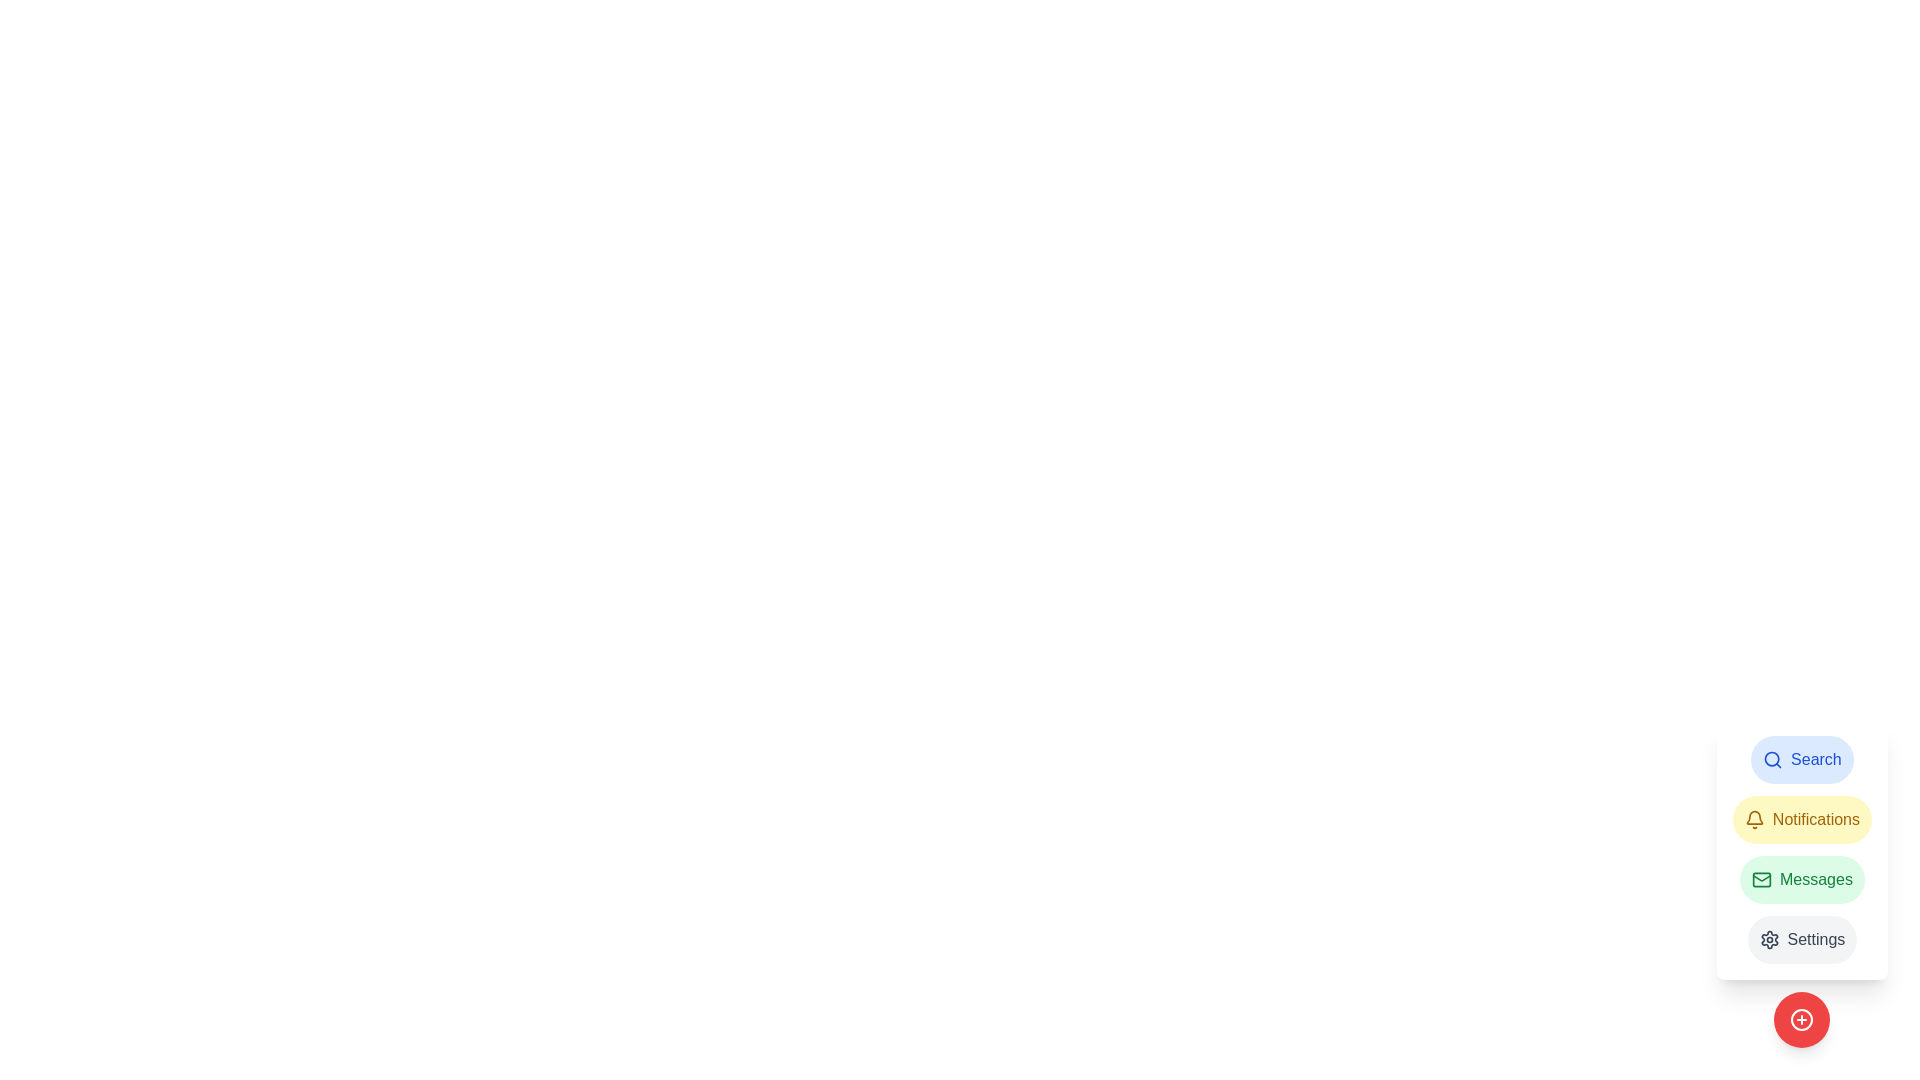  I want to click on the gear icon representing settings, which is adjacent to the 'Settings' text in a rounded button with a light gray background, so click(1769, 940).